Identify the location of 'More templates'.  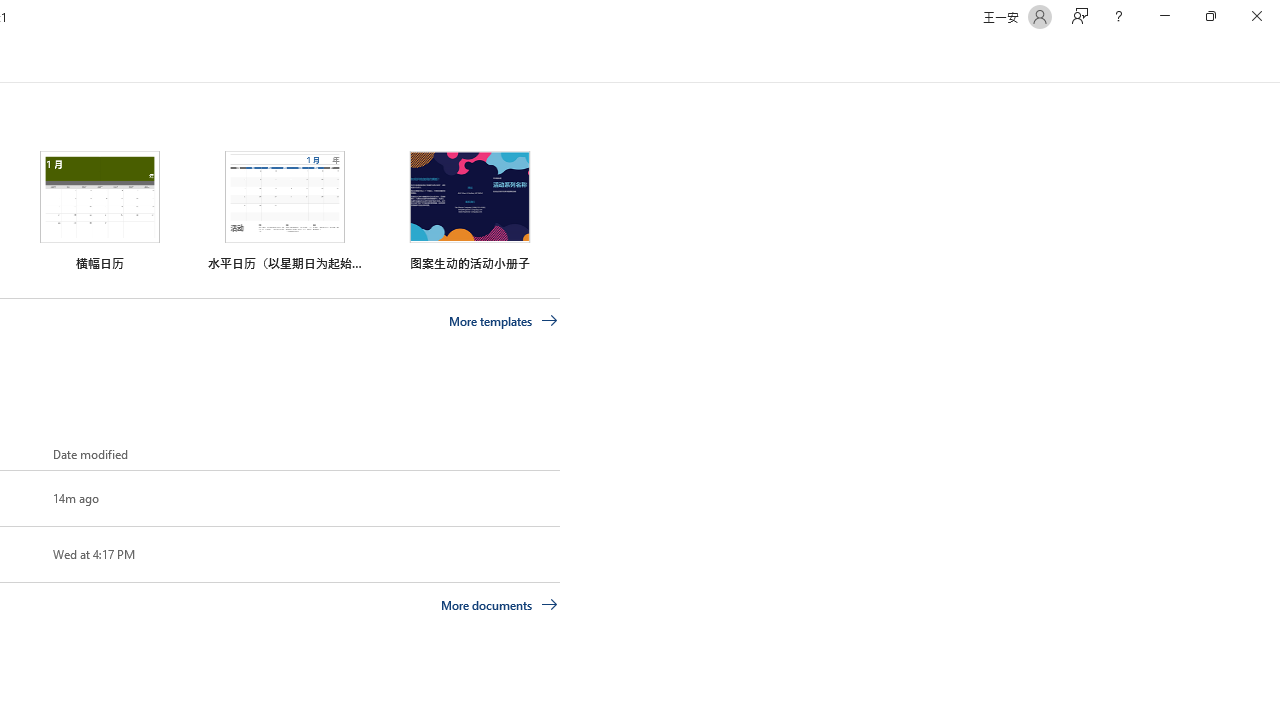
(503, 320).